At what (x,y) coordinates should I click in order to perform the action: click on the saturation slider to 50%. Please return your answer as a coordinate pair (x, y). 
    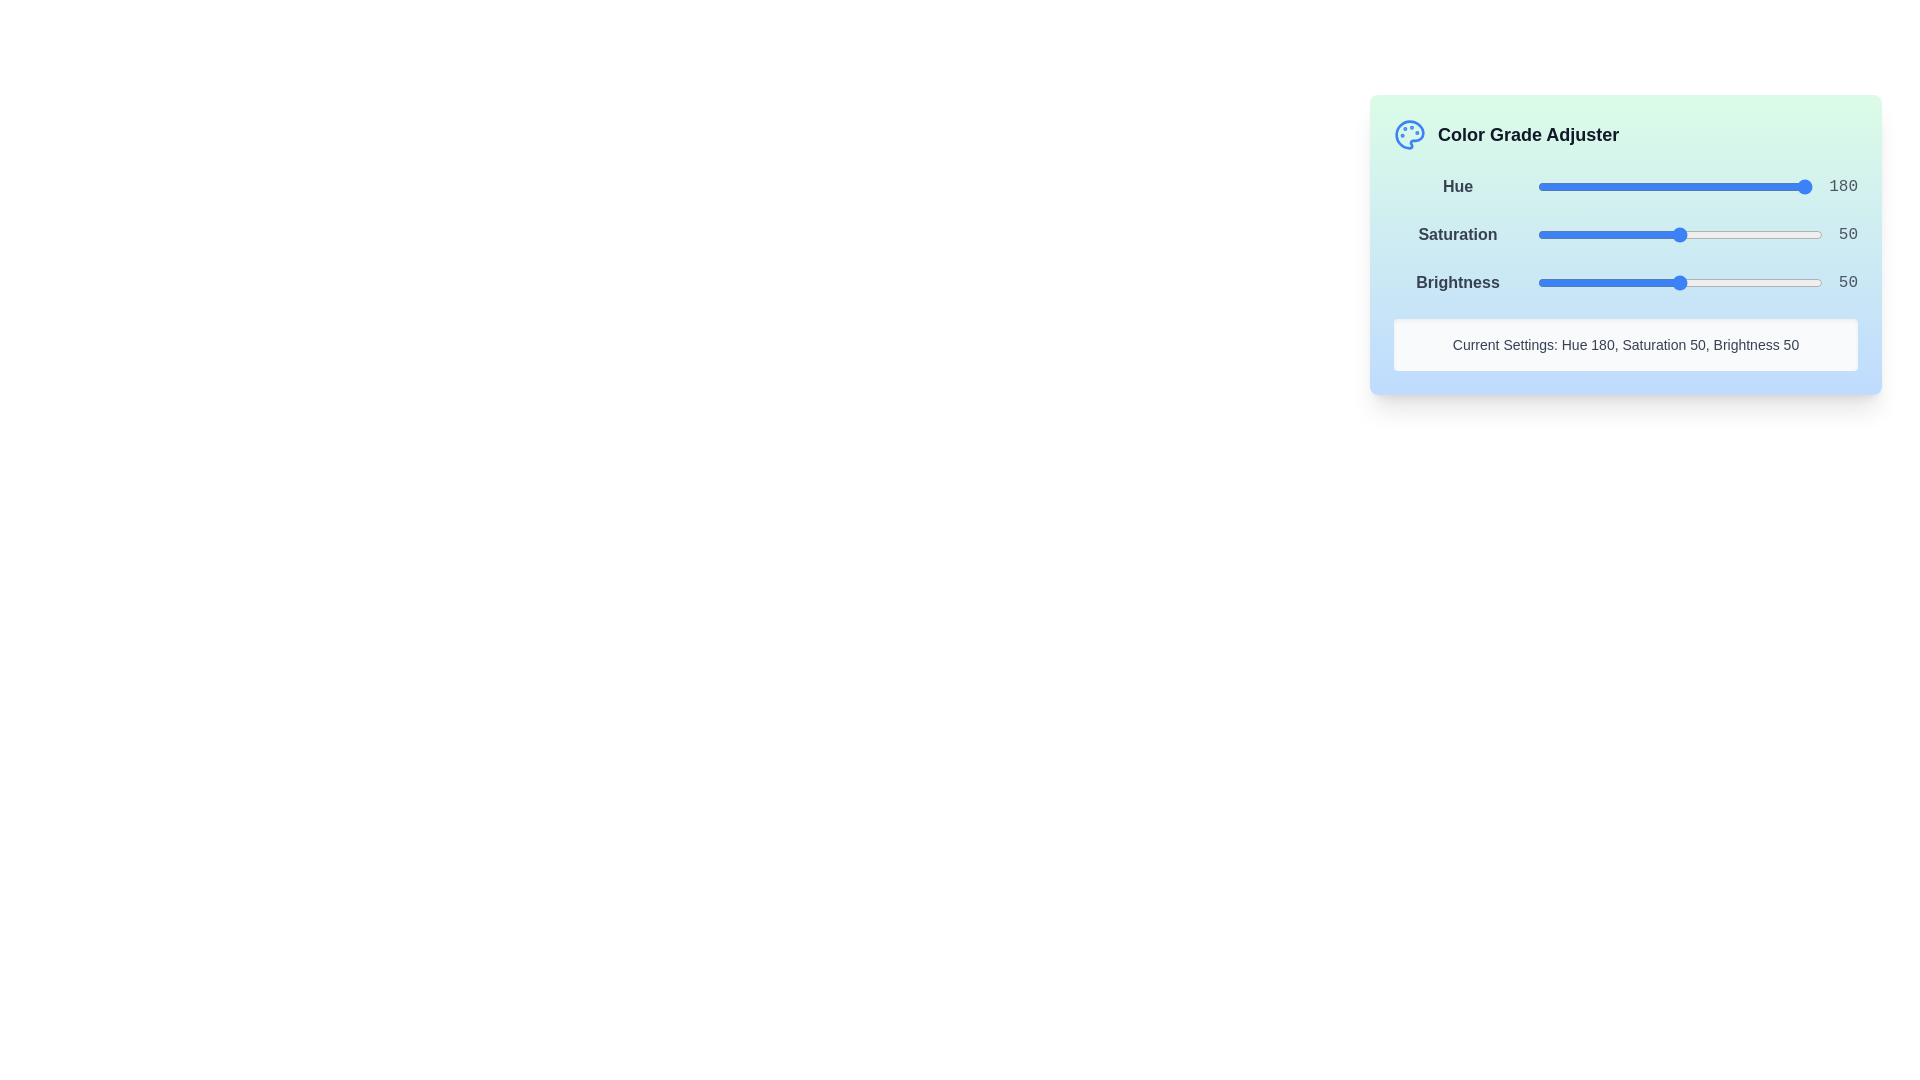
    Looking at the image, I should click on (1680, 234).